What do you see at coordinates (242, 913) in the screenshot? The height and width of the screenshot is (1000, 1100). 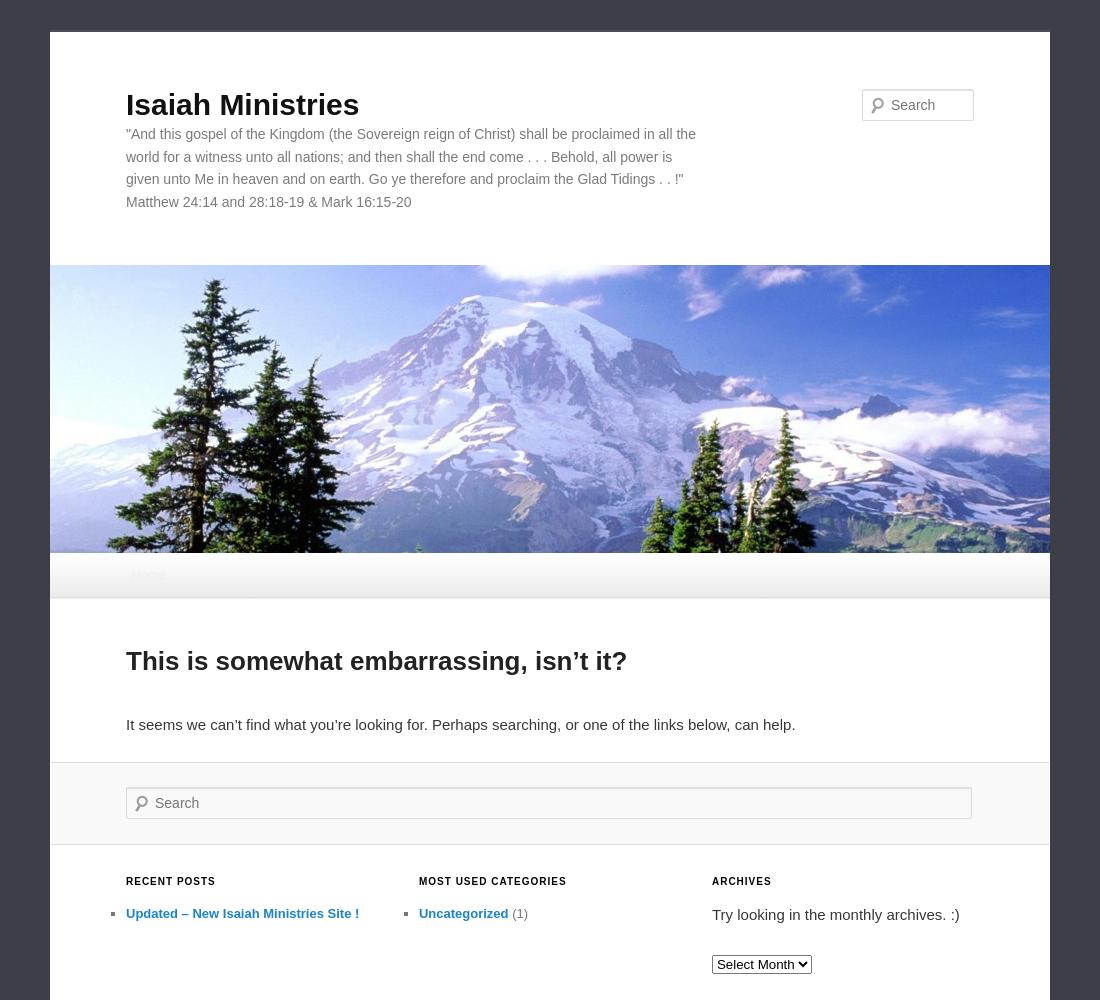 I see `'Updated –  New Isaiah Ministries Site !'` at bounding box center [242, 913].